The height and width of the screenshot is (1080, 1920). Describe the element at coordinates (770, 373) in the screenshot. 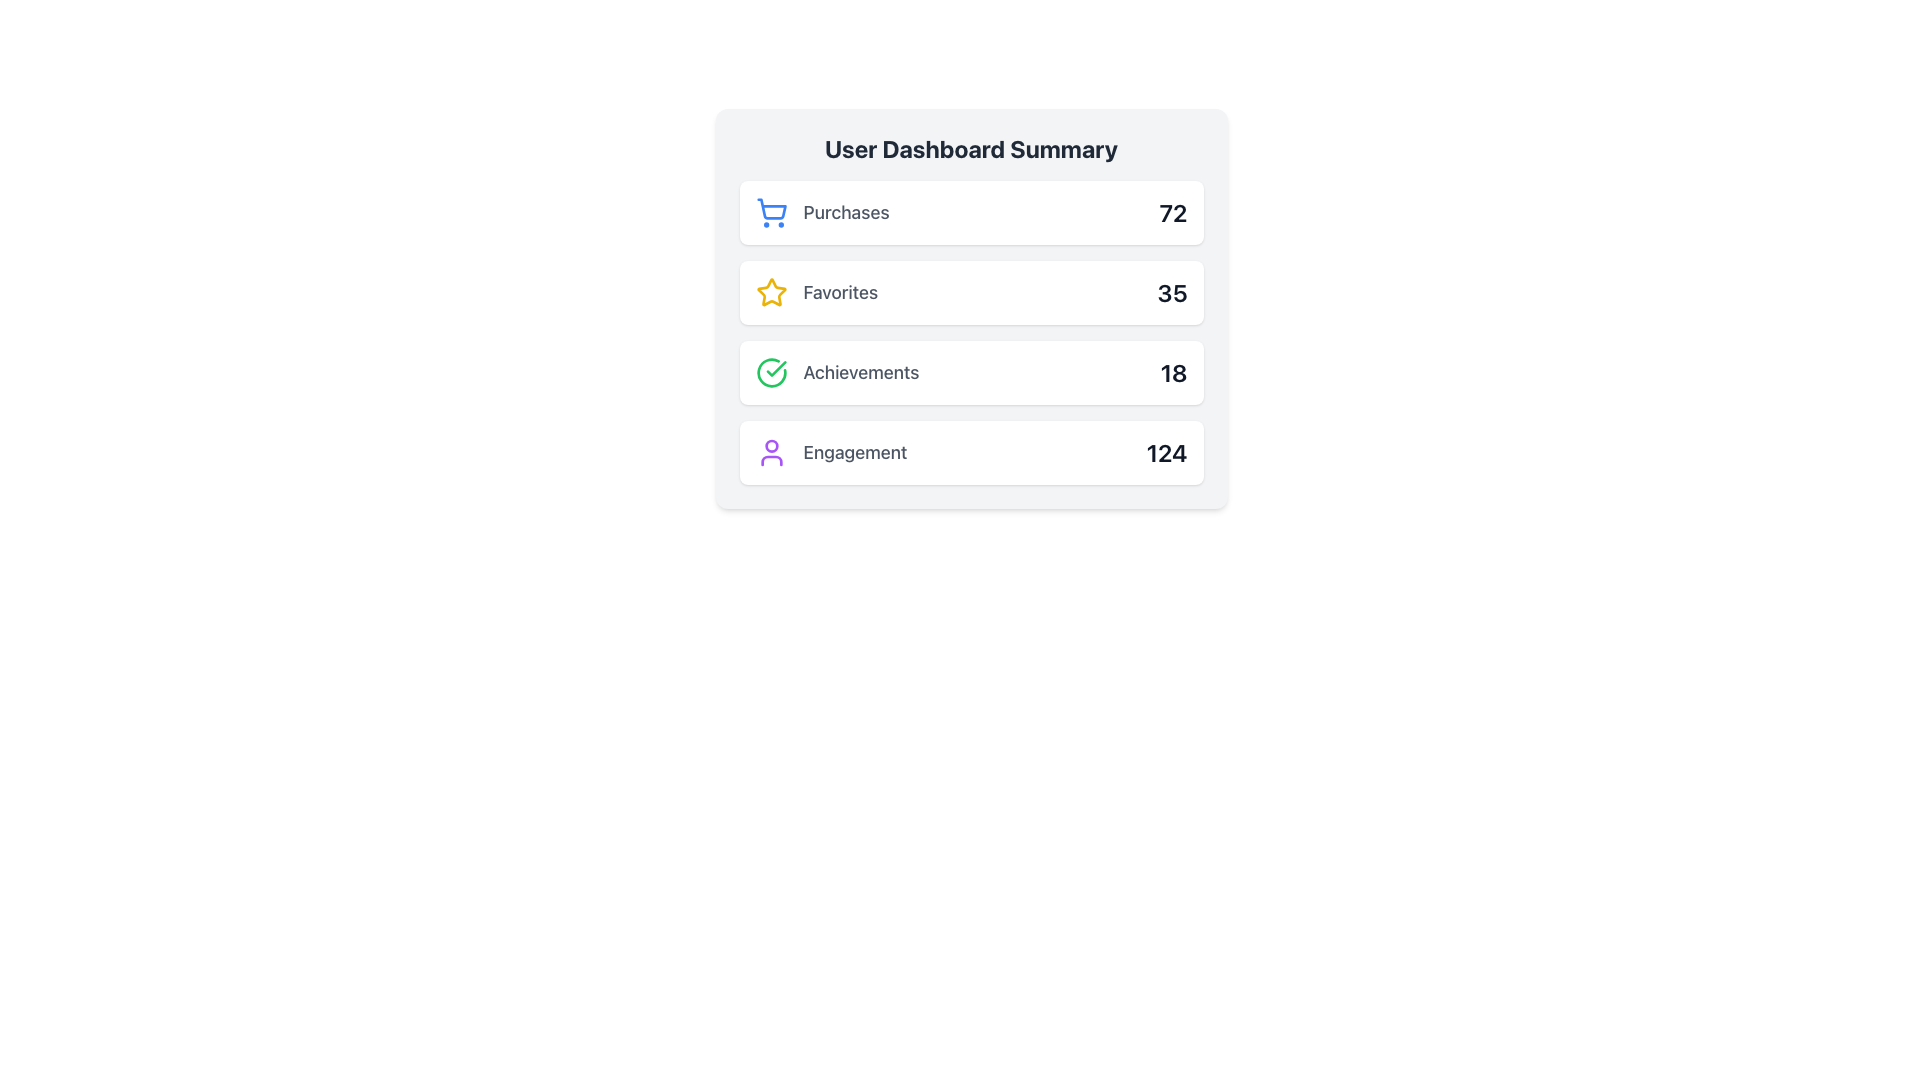

I see `the icon indicating the status of the achievements category in the User Dashboard Summary` at that location.